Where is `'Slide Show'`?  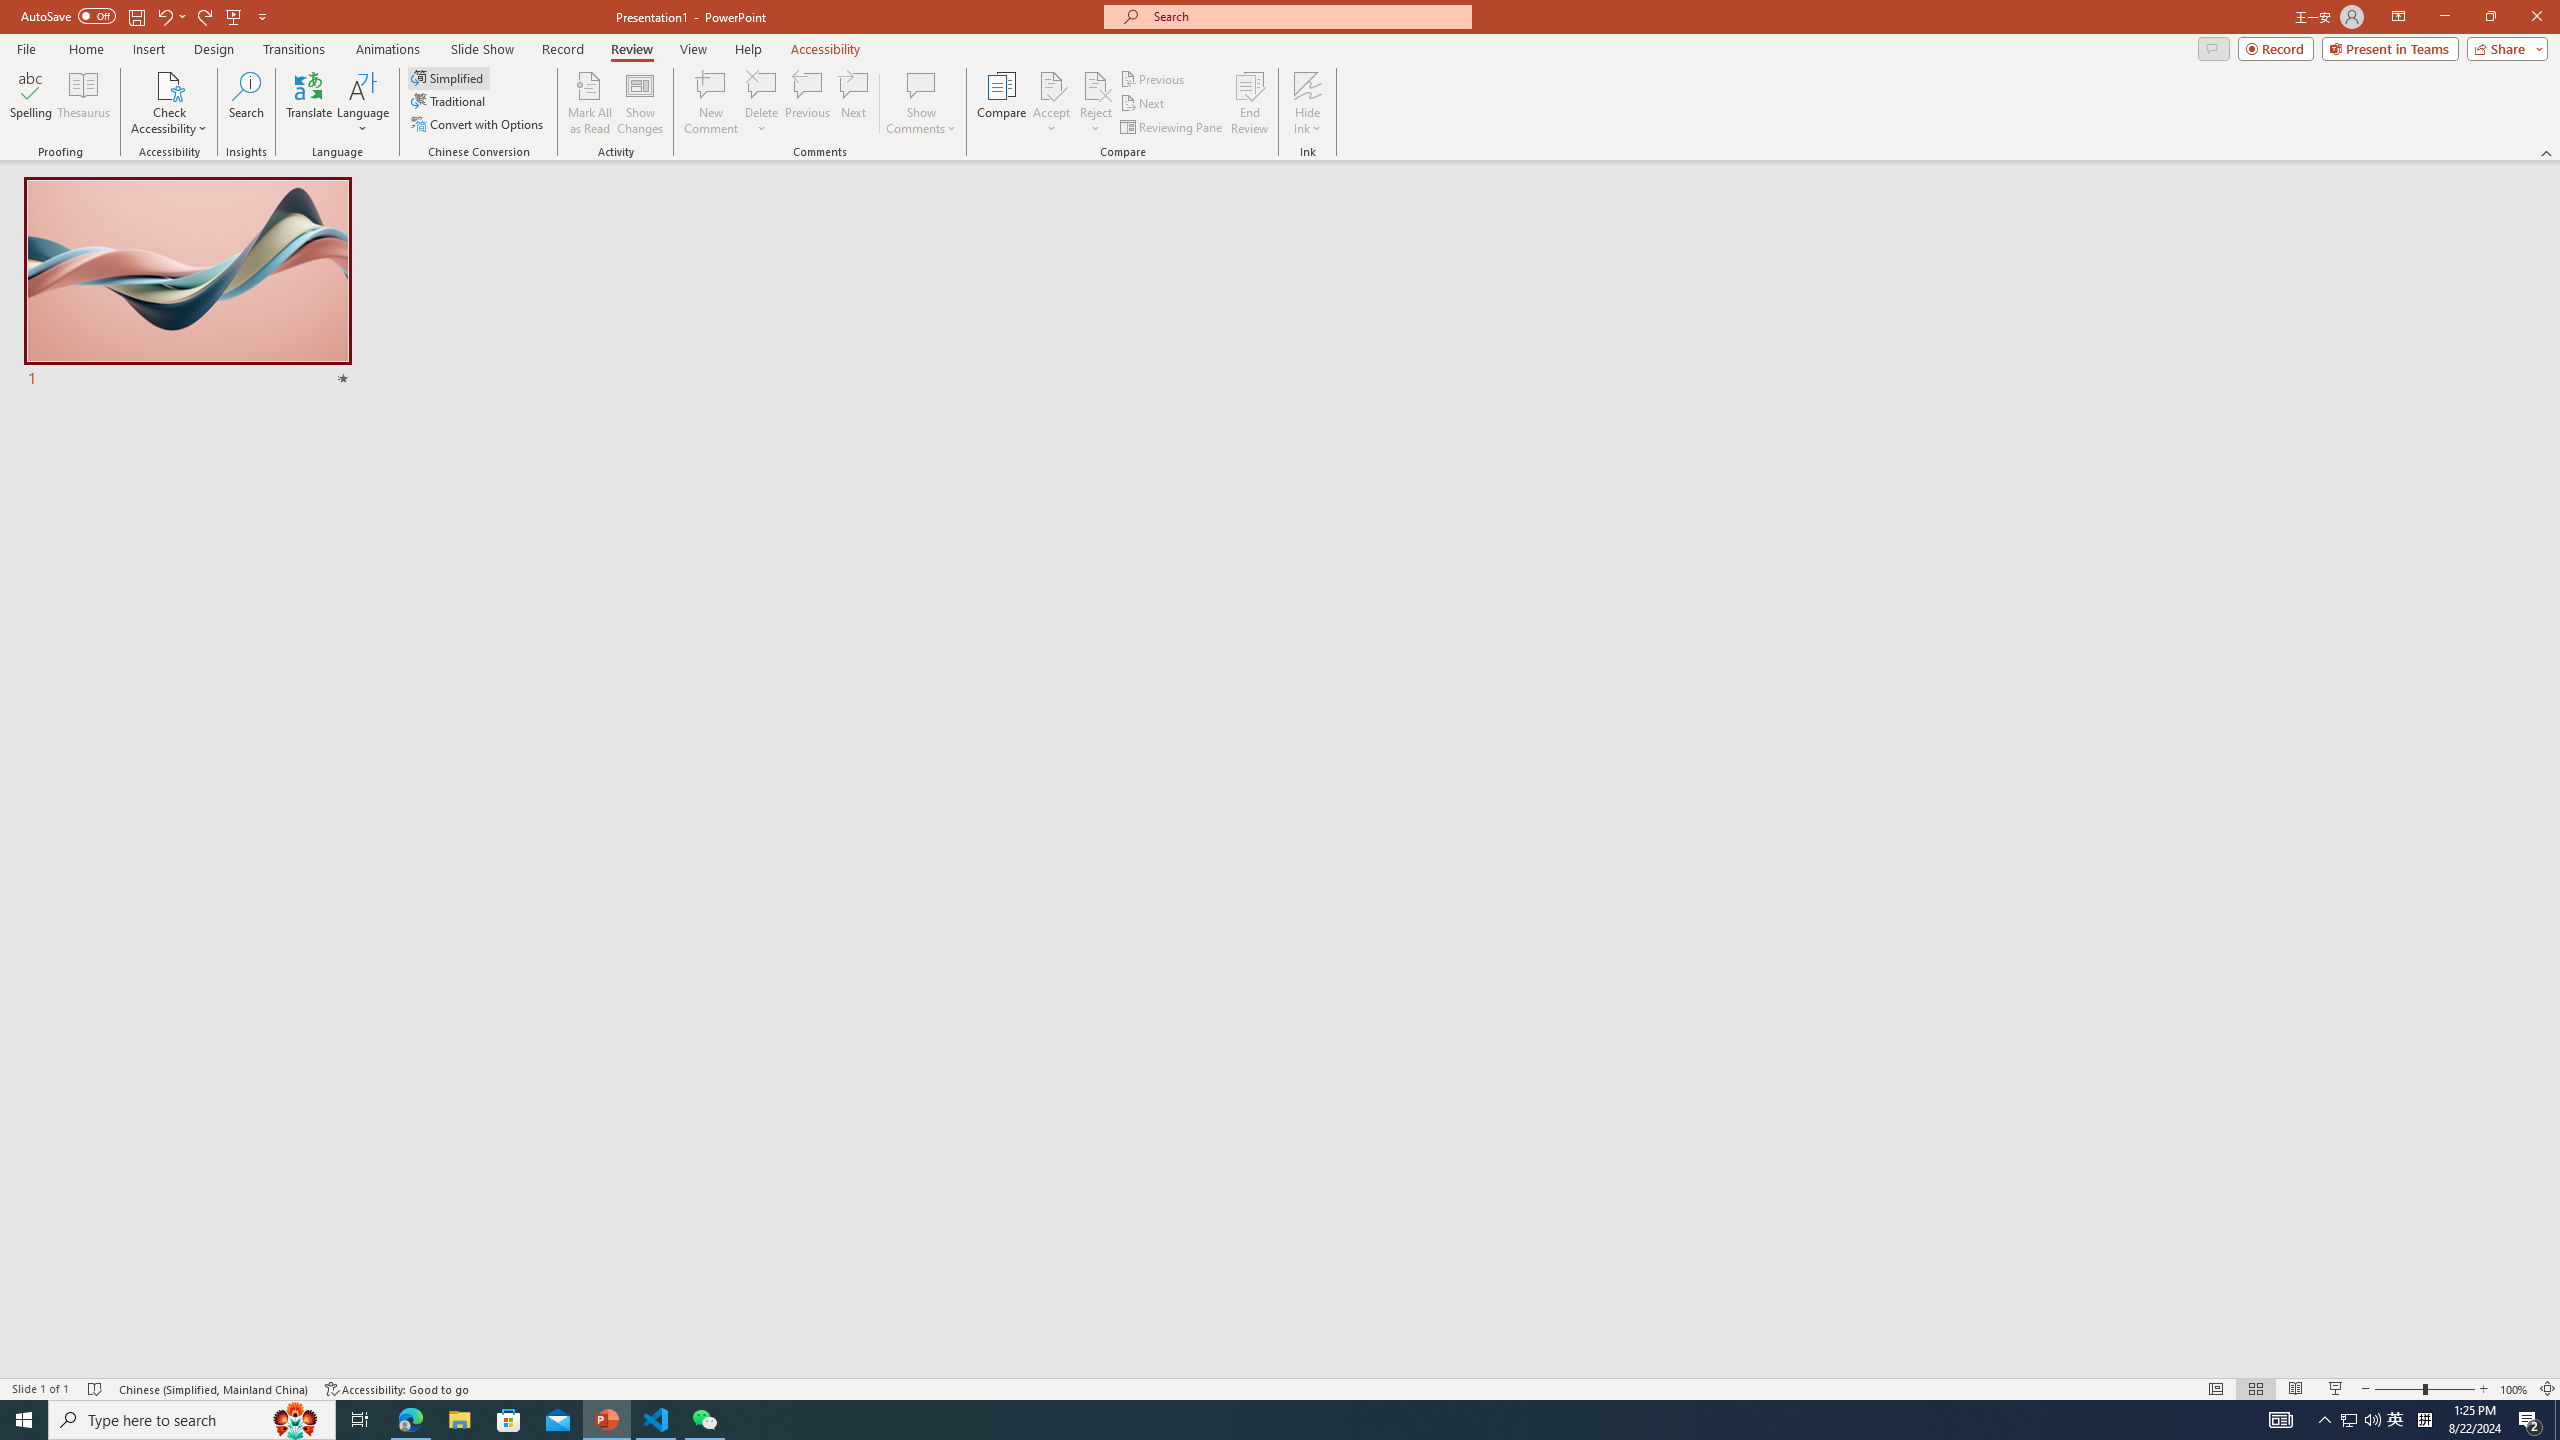 'Slide Show' is located at coordinates (481, 49).